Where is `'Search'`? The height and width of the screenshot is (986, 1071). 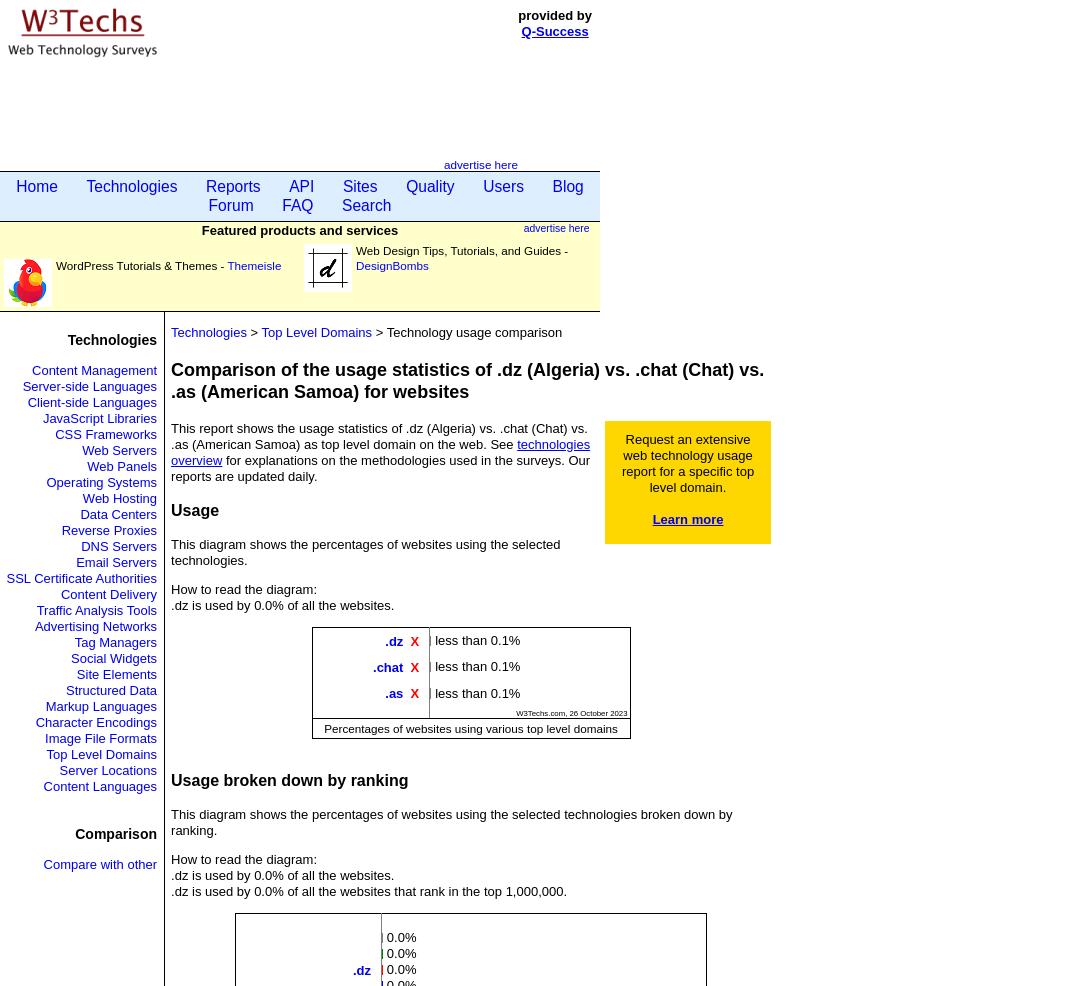 'Search' is located at coordinates (364, 204).